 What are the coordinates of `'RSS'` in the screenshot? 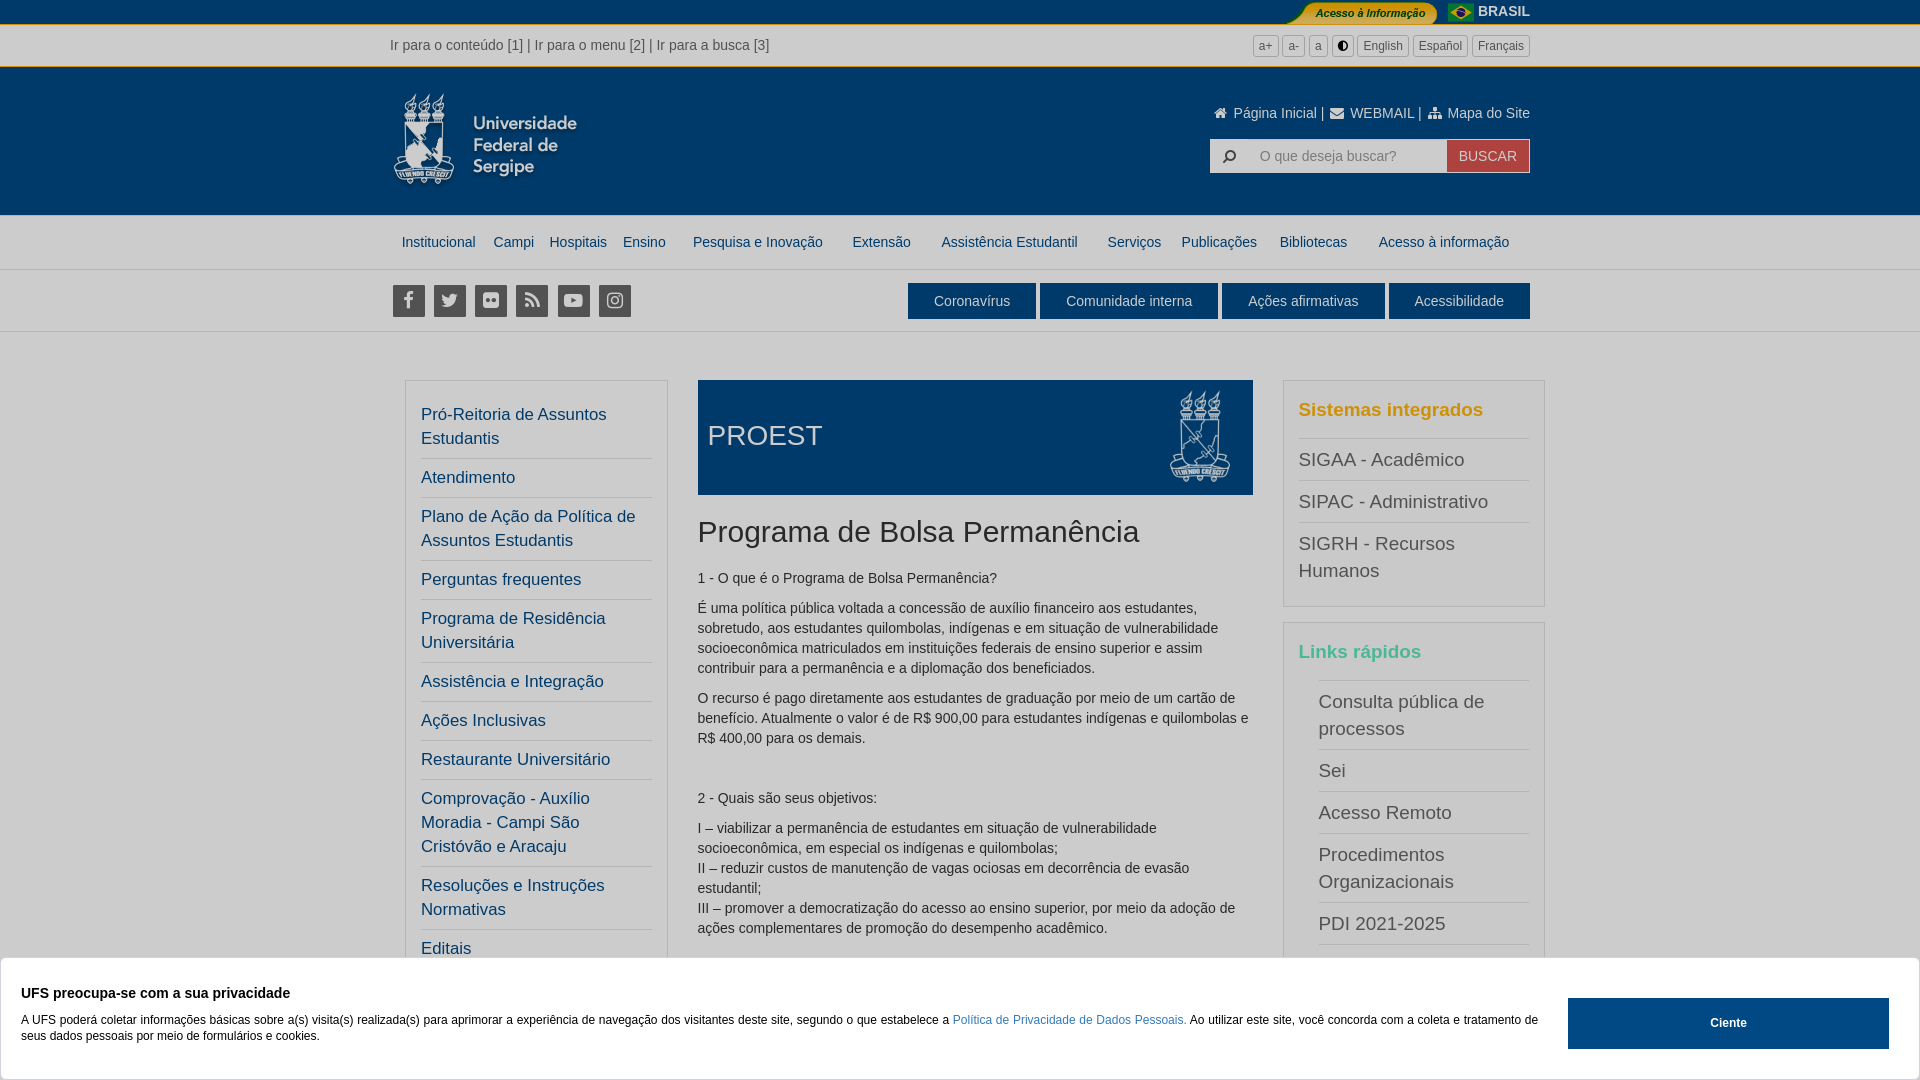 It's located at (532, 300).